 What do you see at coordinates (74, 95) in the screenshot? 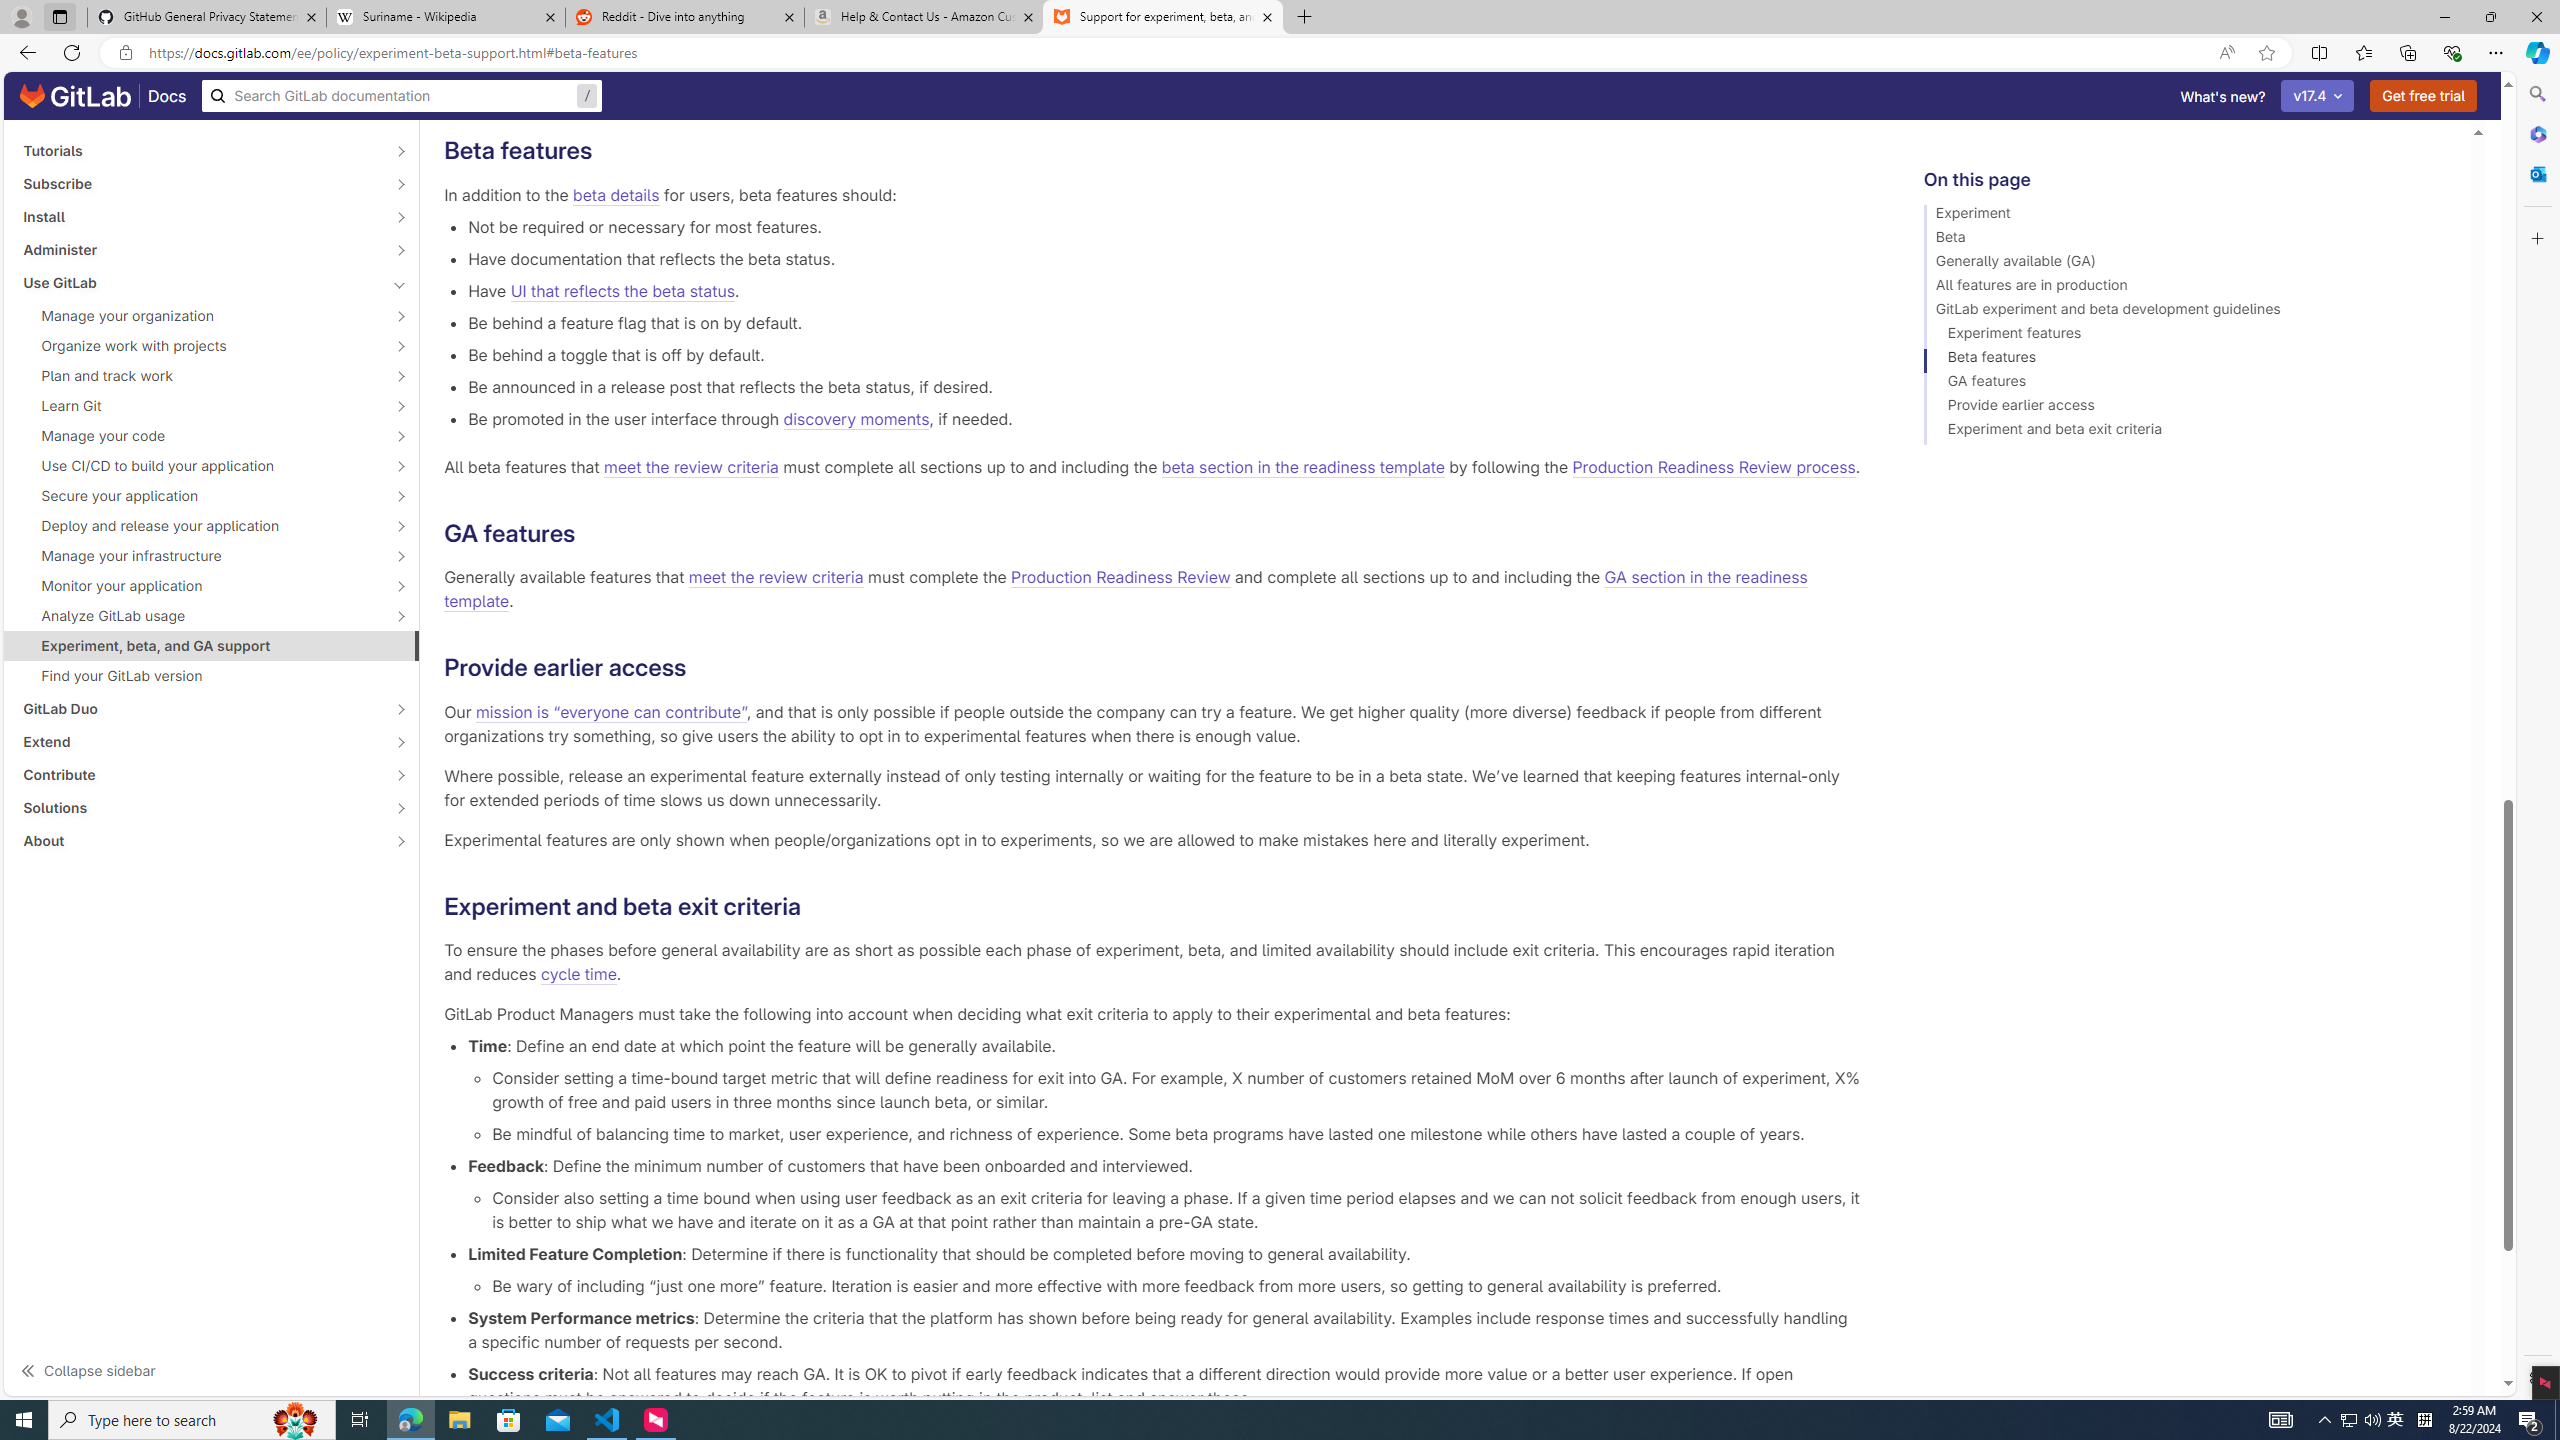
I see `'GitLab documentation home'` at bounding box center [74, 95].